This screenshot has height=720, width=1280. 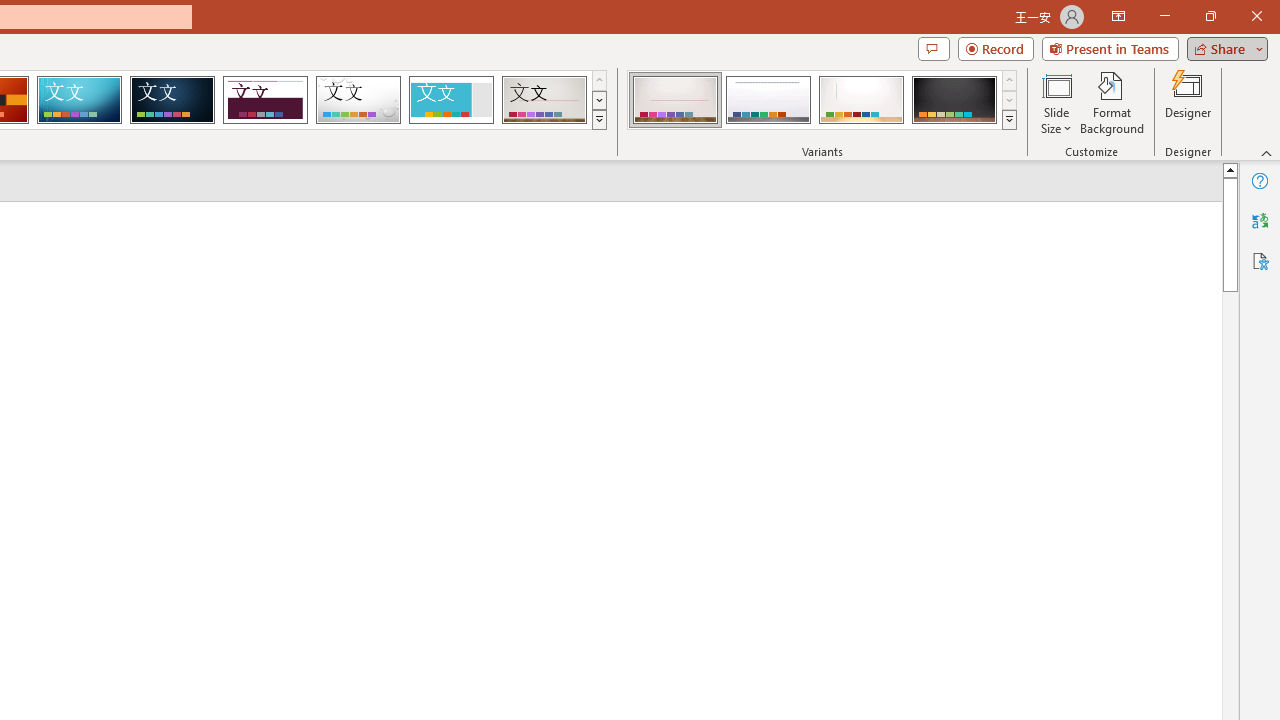 I want to click on 'Format Background', so click(x=1111, y=103).